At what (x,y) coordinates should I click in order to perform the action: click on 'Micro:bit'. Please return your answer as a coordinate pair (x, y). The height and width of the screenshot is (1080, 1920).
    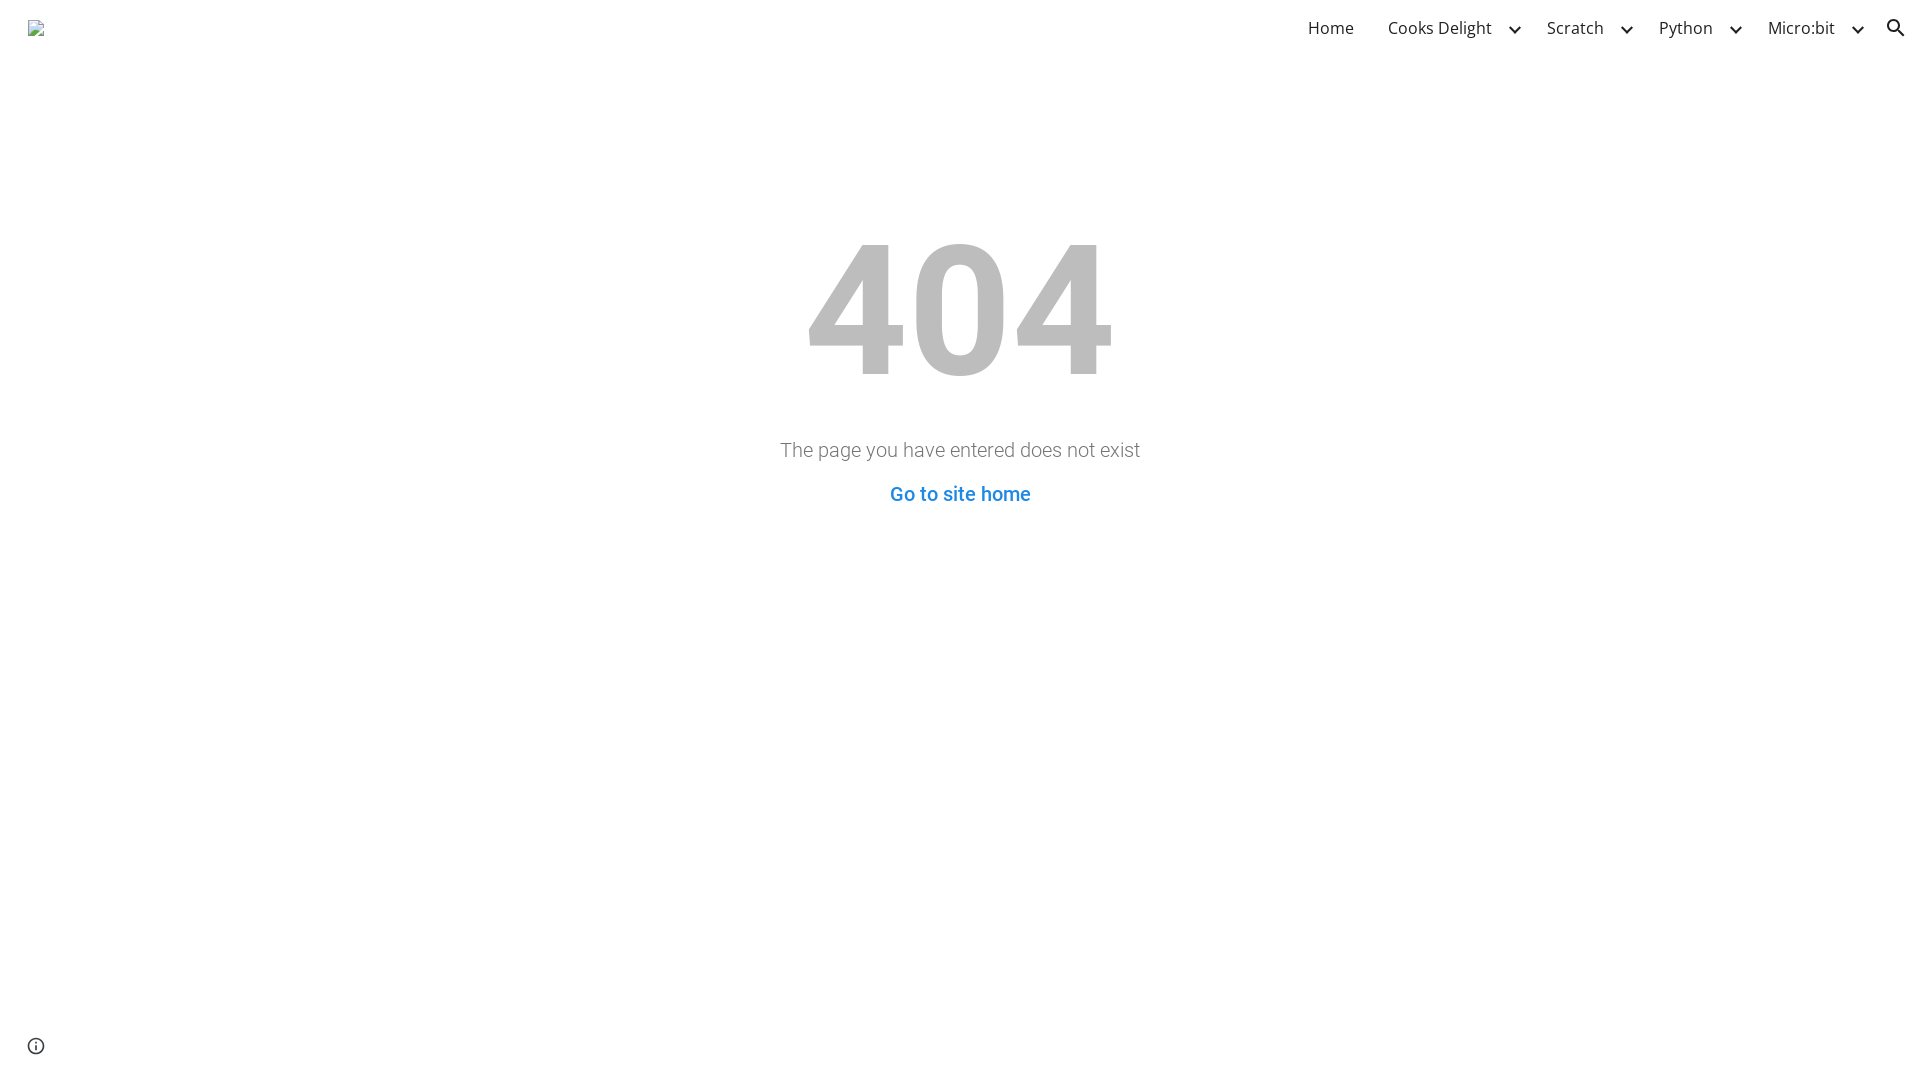
    Looking at the image, I should click on (1756, 27).